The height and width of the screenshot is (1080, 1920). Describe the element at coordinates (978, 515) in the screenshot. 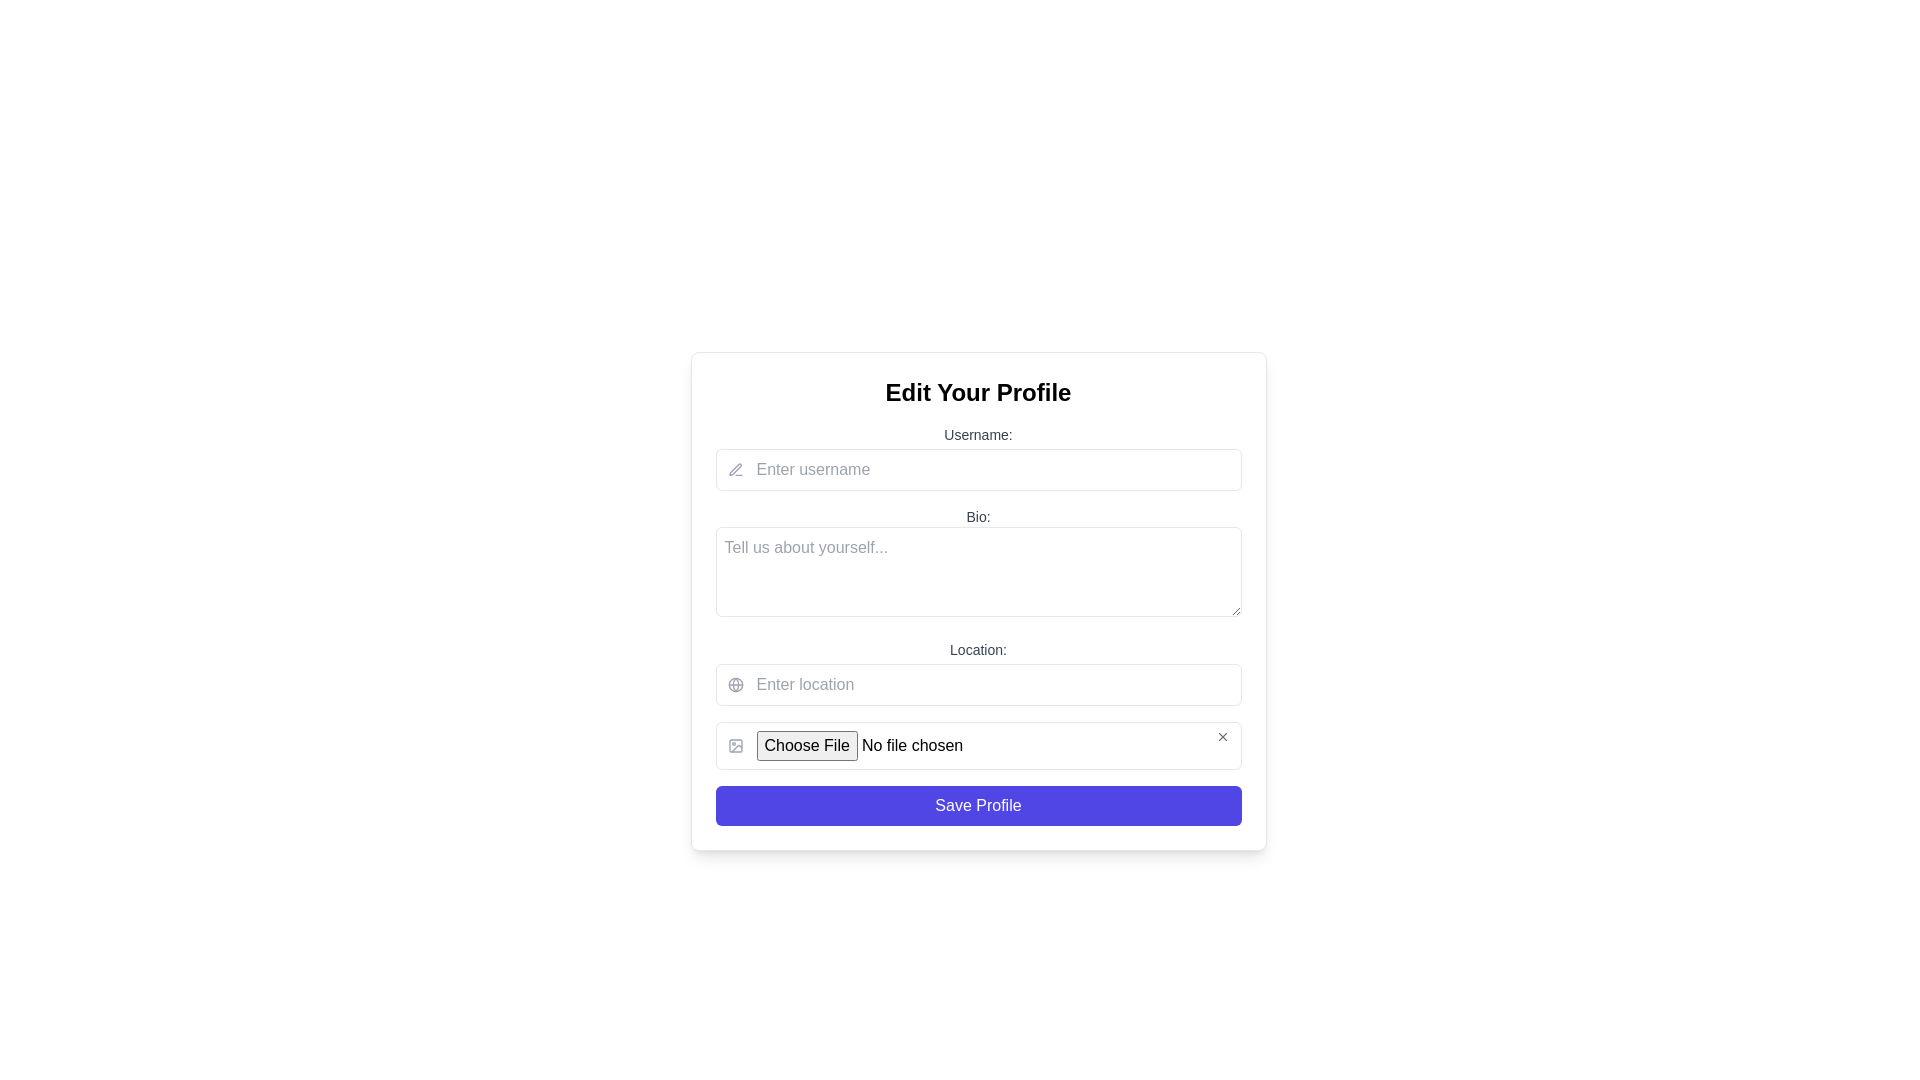

I see `the 'Bio:' label, which is styled in gray, small font, and is located above the multi-line text input in the profile editing form` at that location.